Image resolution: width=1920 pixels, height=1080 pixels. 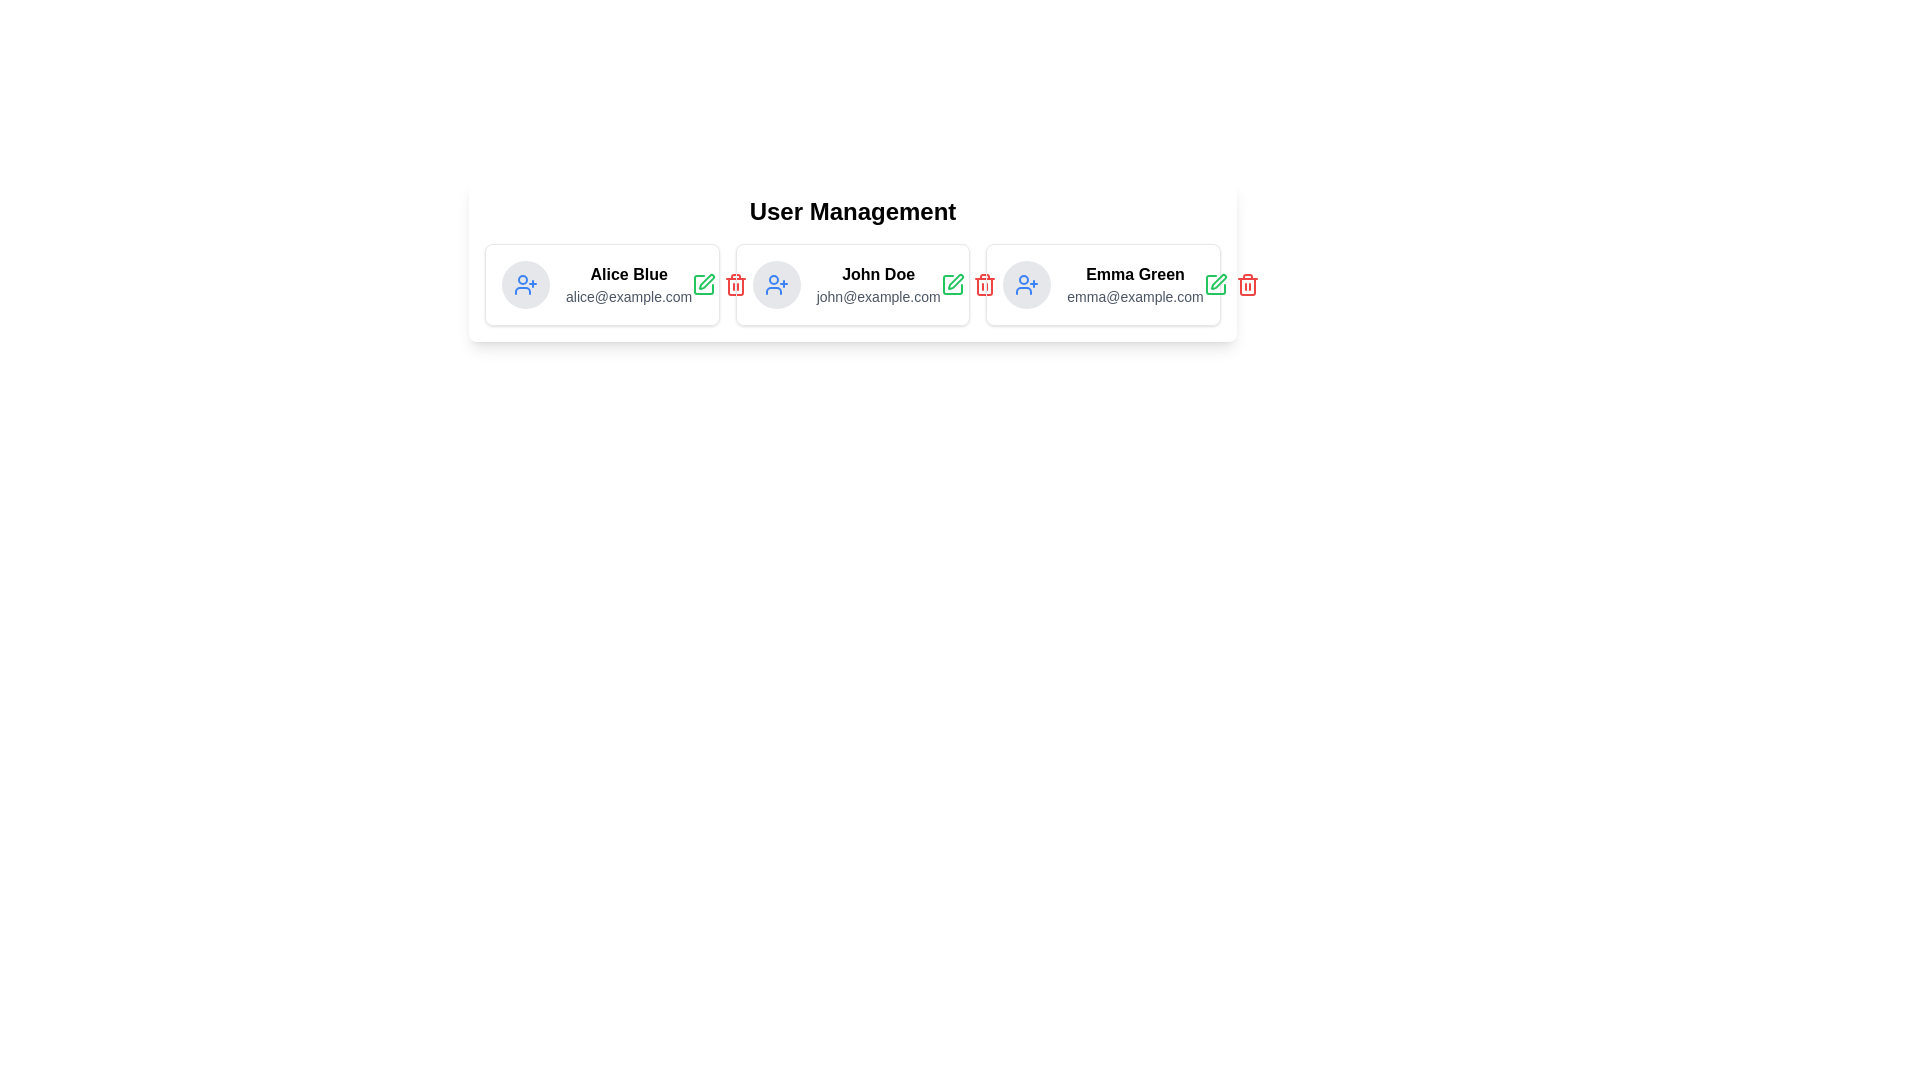 What do you see at coordinates (526, 285) in the screenshot?
I see `the circular icon button with a light gray background and a blue user-plus icon, located next to the user 'Alice Blue' and her email 'alice@example.com'` at bounding box center [526, 285].